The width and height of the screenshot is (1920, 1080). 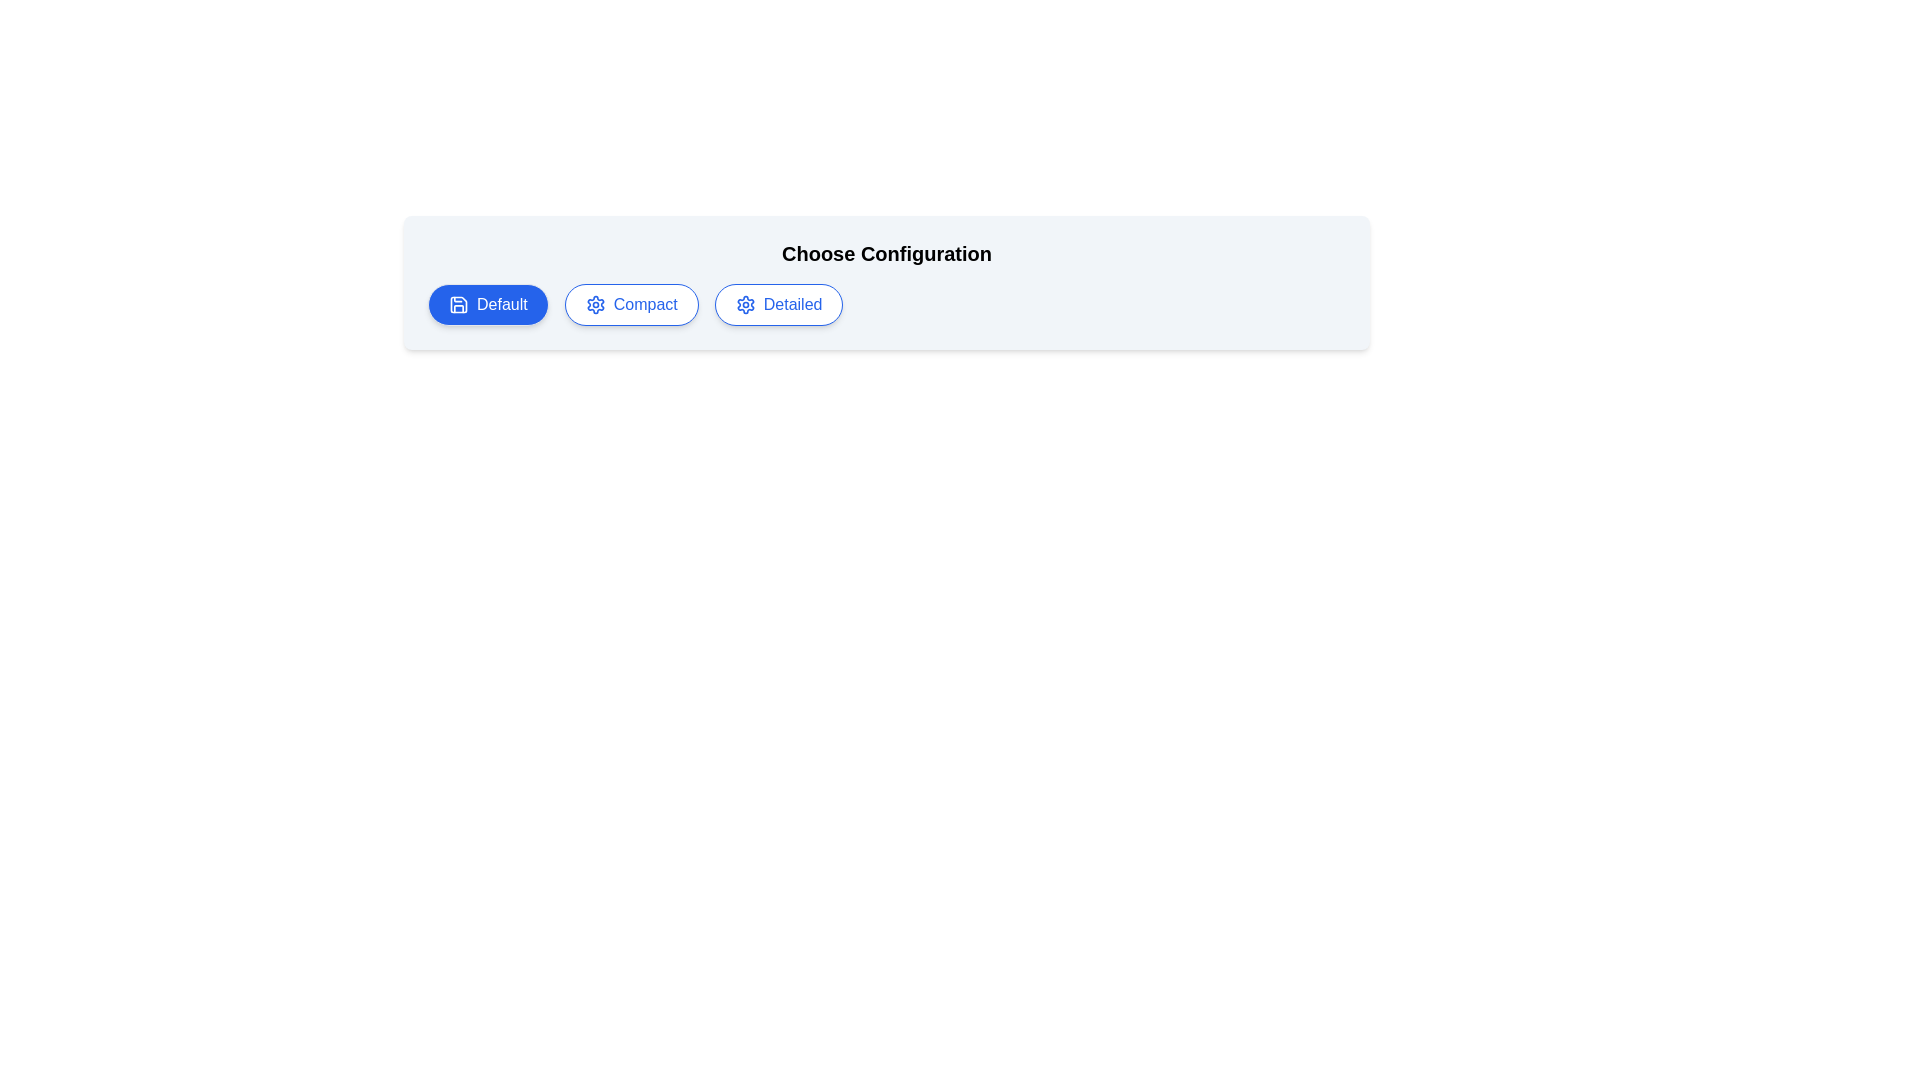 What do you see at coordinates (630, 304) in the screenshot?
I see `the button labeled Compact to observe its hover effect` at bounding box center [630, 304].